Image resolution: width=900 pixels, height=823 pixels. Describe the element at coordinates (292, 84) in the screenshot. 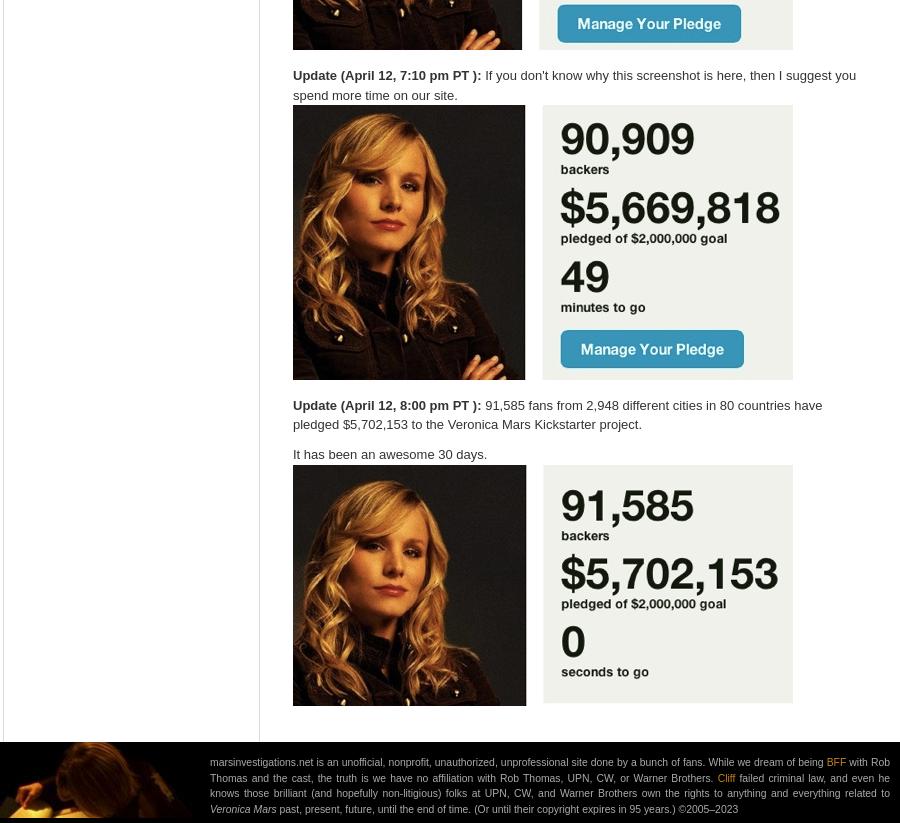

I see `'If you don't know why this screenshot is here, then I suggest you spend more time on our site.'` at that location.